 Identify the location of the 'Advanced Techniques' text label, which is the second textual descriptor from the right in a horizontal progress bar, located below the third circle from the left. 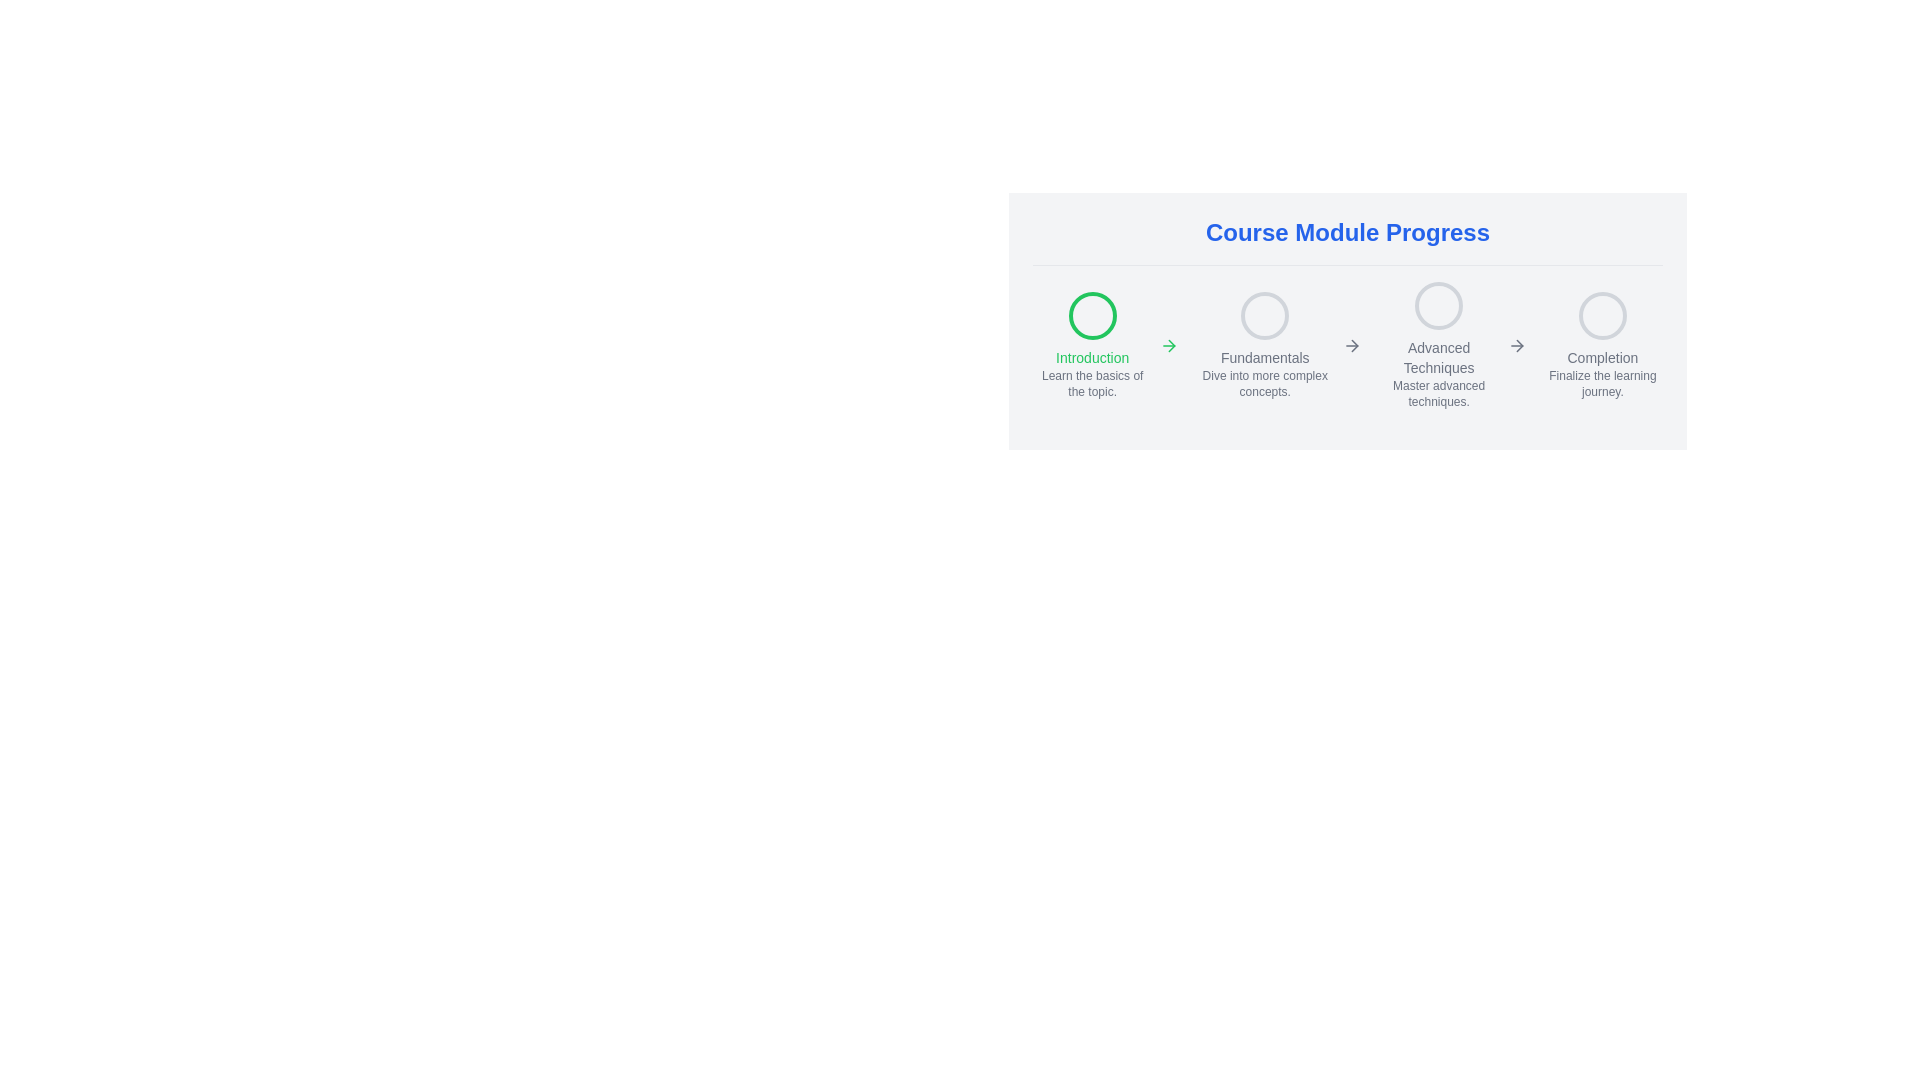
(1438, 357).